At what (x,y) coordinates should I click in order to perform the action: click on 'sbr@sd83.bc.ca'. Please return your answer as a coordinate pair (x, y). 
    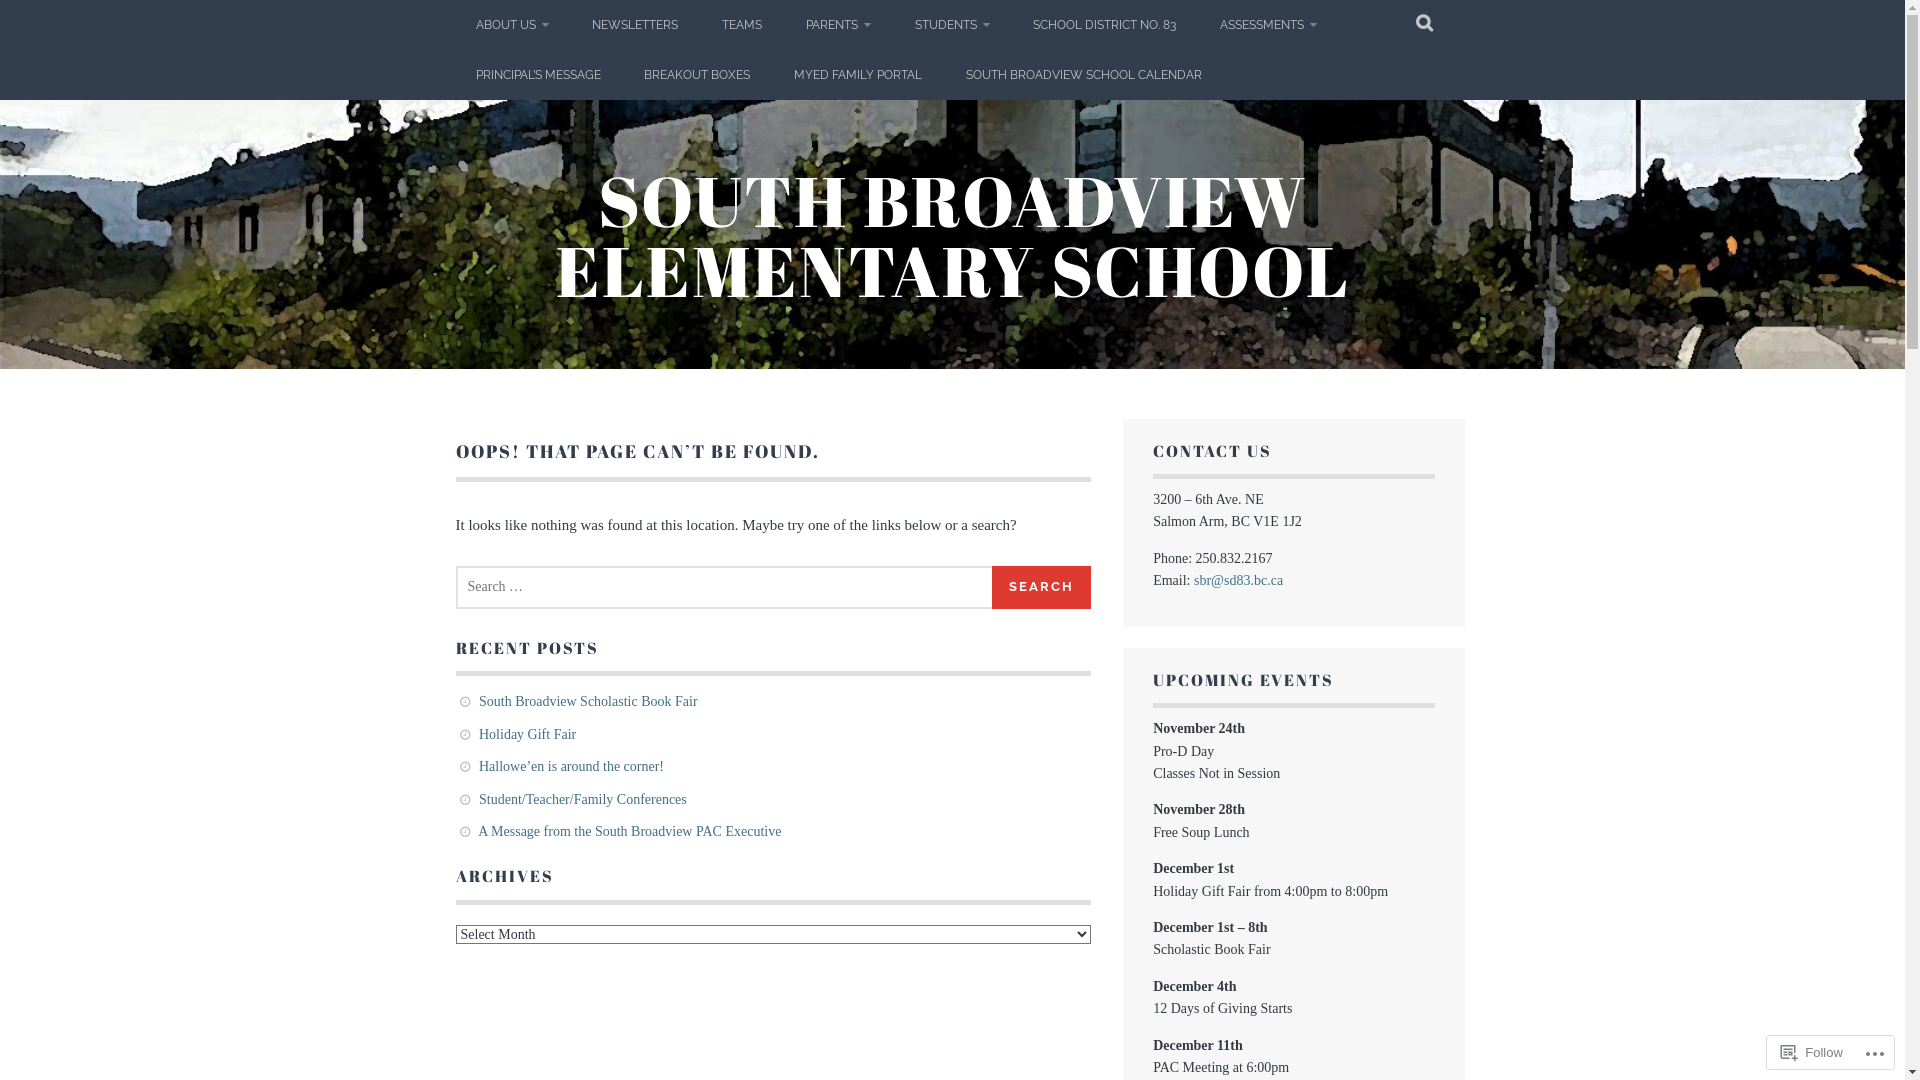
    Looking at the image, I should click on (1237, 580).